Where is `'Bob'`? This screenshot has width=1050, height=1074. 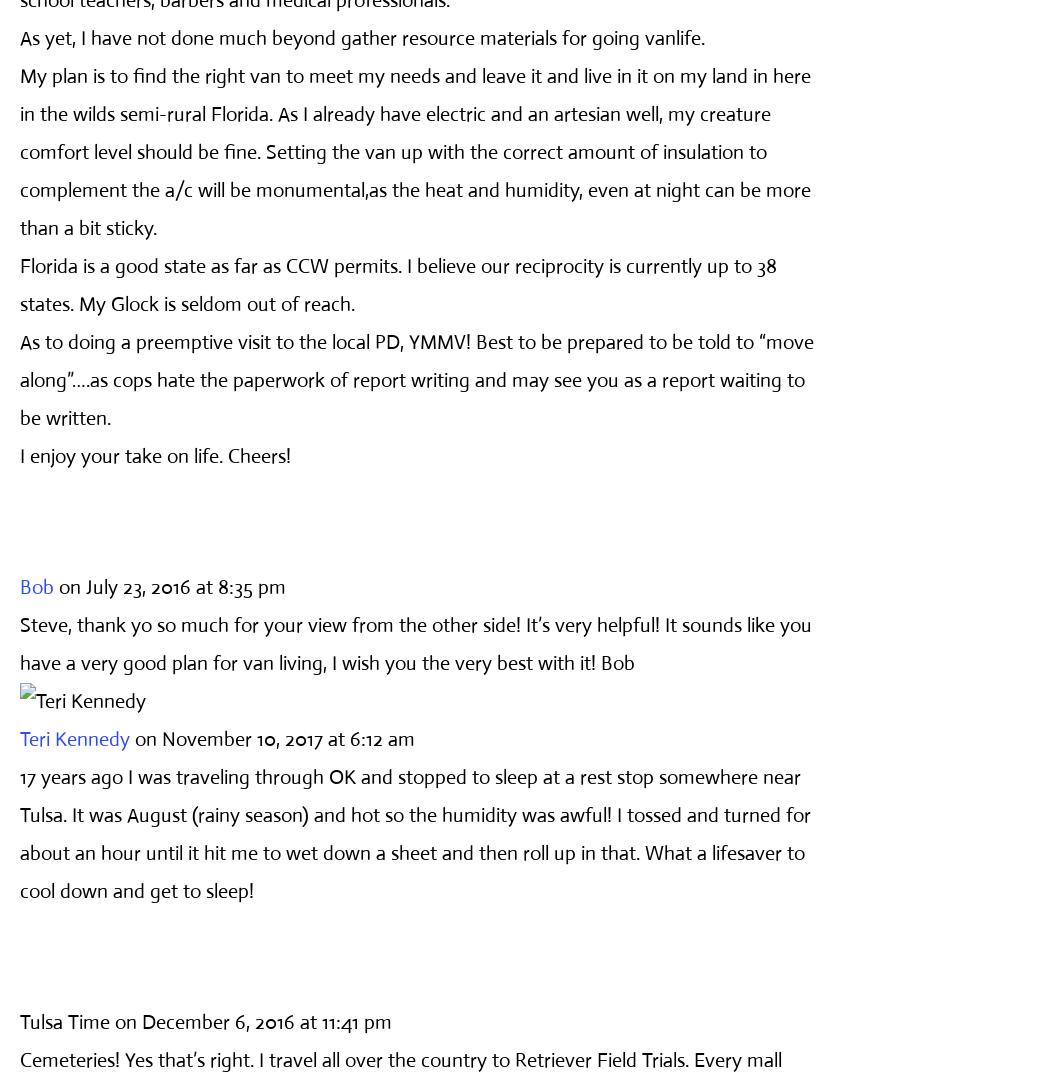 'Bob' is located at coordinates (36, 585).